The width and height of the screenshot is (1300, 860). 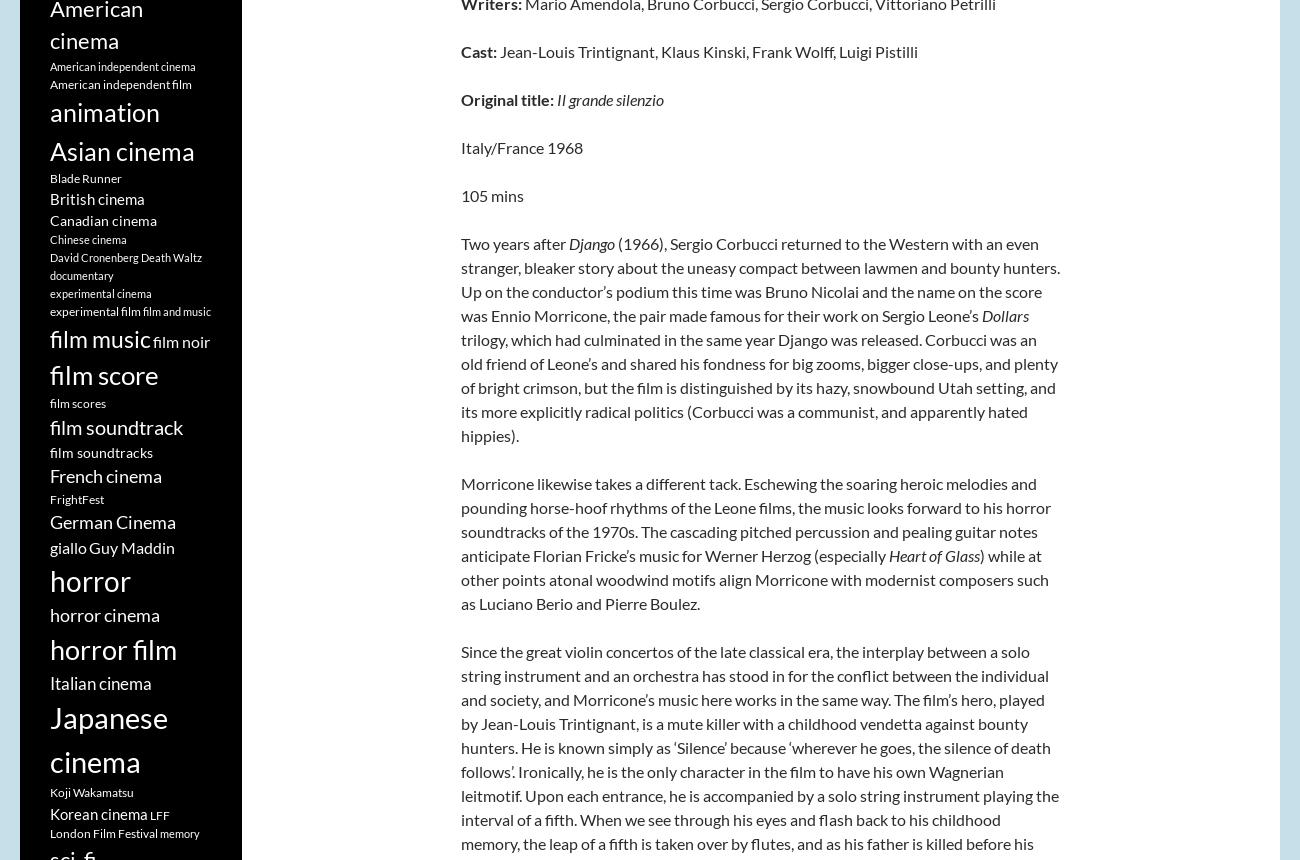 What do you see at coordinates (515, 243) in the screenshot?
I see `'Two years after'` at bounding box center [515, 243].